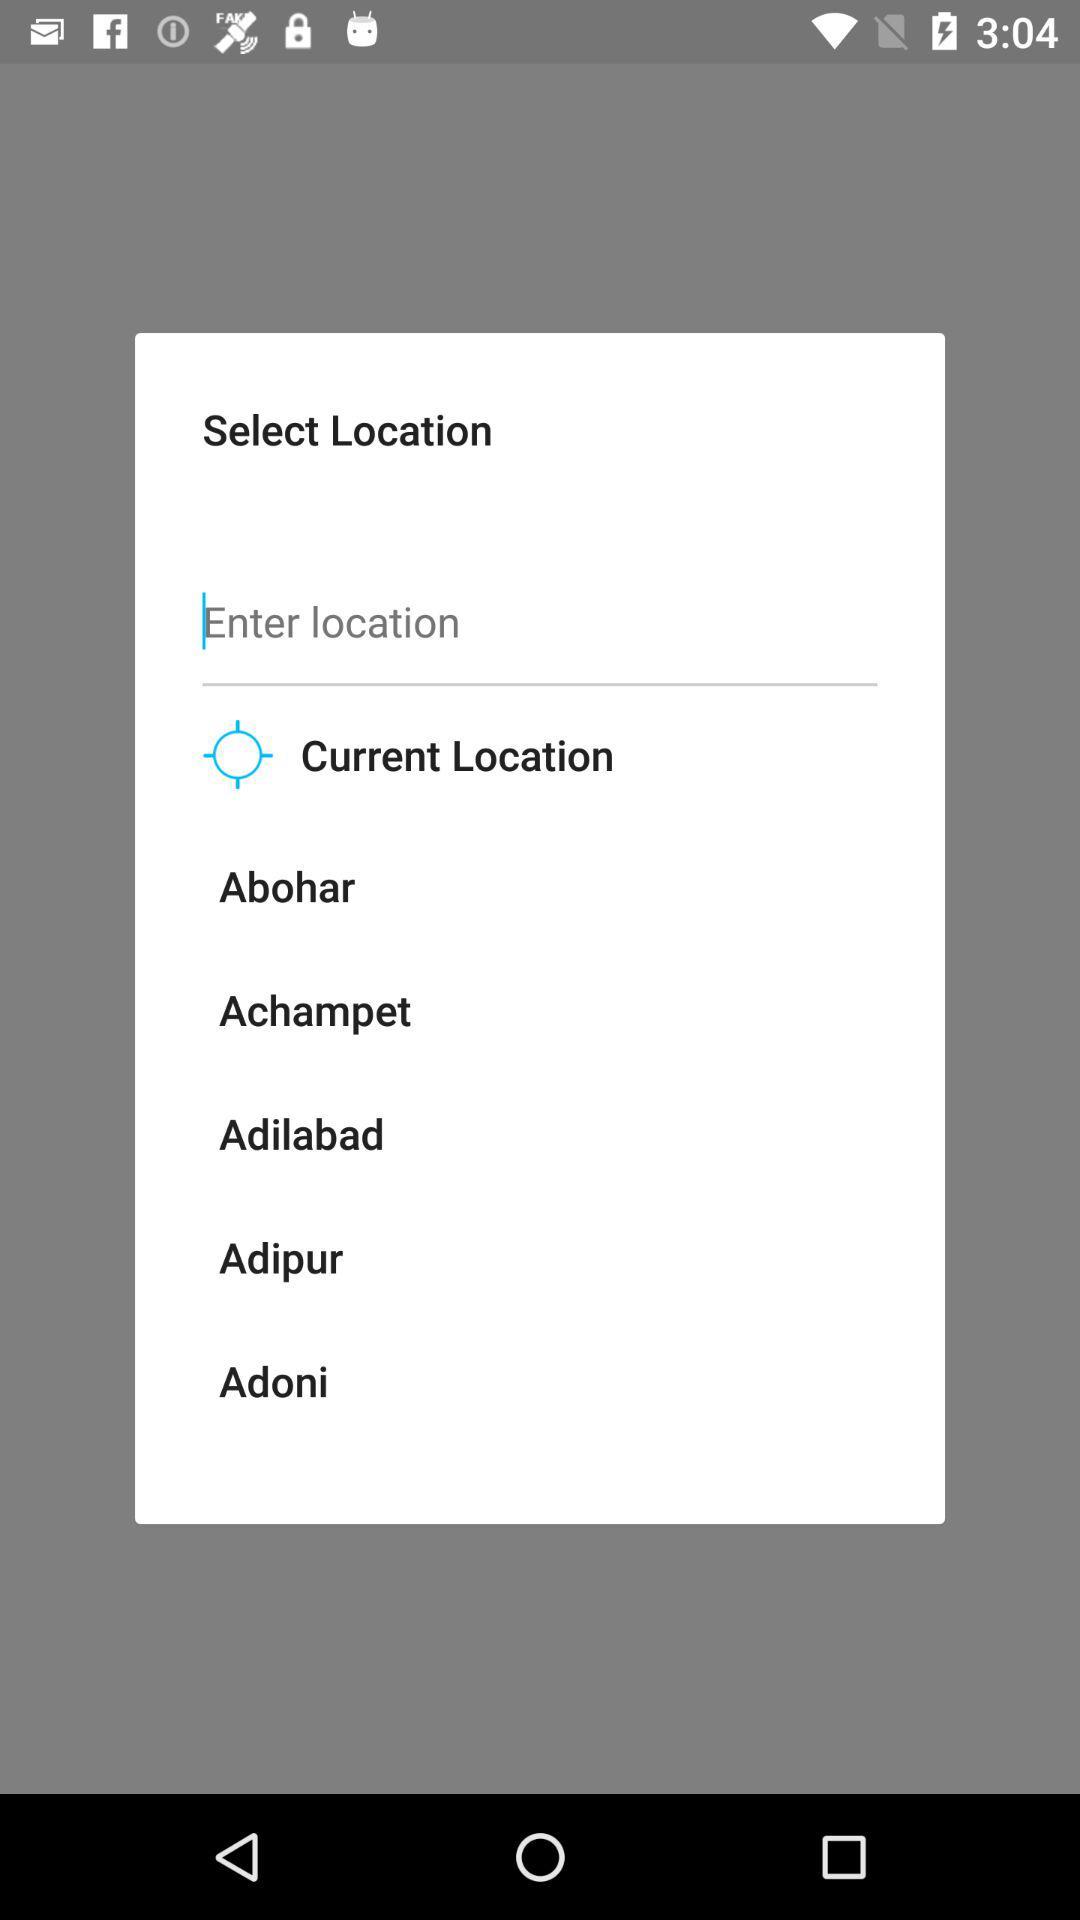 This screenshot has width=1080, height=1920. I want to click on adilabad icon, so click(301, 1133).